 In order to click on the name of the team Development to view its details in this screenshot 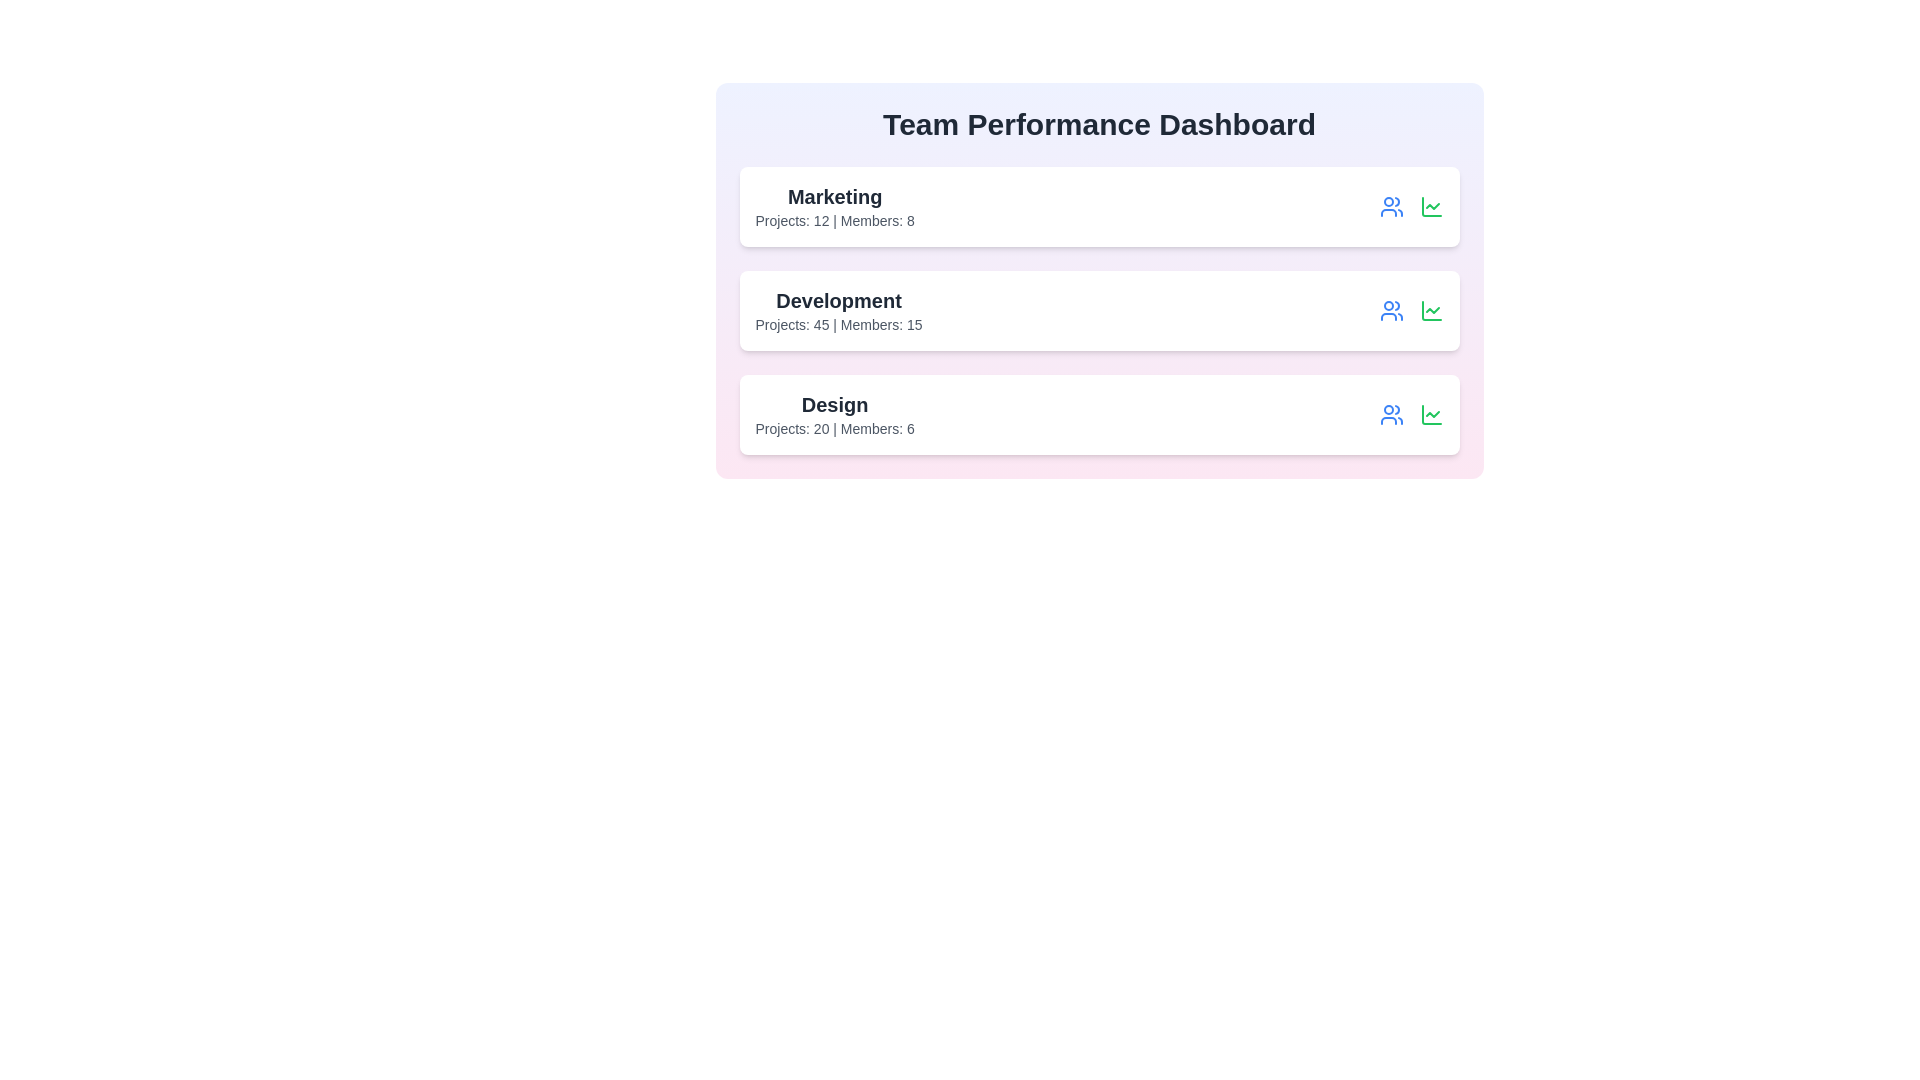, I will do `click(839, 300)`.